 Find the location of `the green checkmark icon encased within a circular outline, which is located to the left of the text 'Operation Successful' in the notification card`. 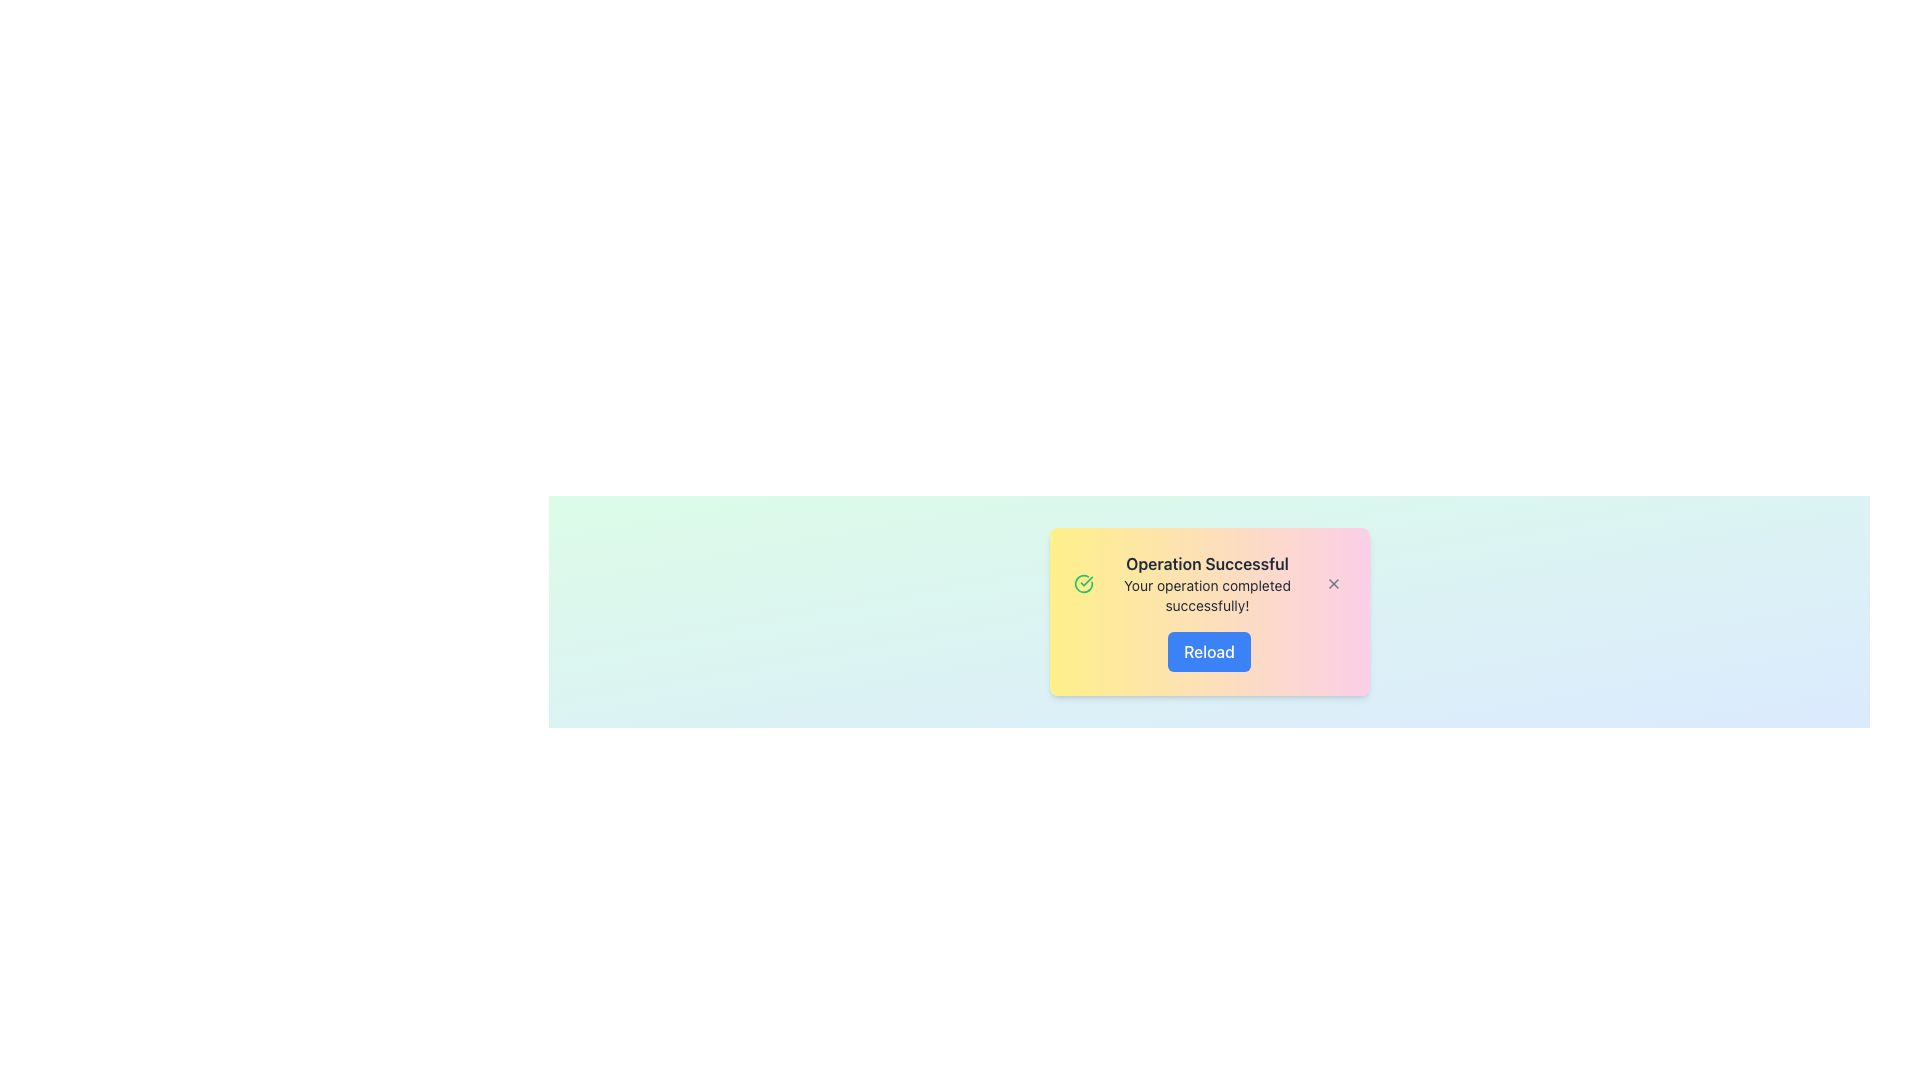

the green checkmark icon encased within a circular outline, which is located to the left of the text 'Operation Successful' in the notification card is located at coordinates (1082, 583).